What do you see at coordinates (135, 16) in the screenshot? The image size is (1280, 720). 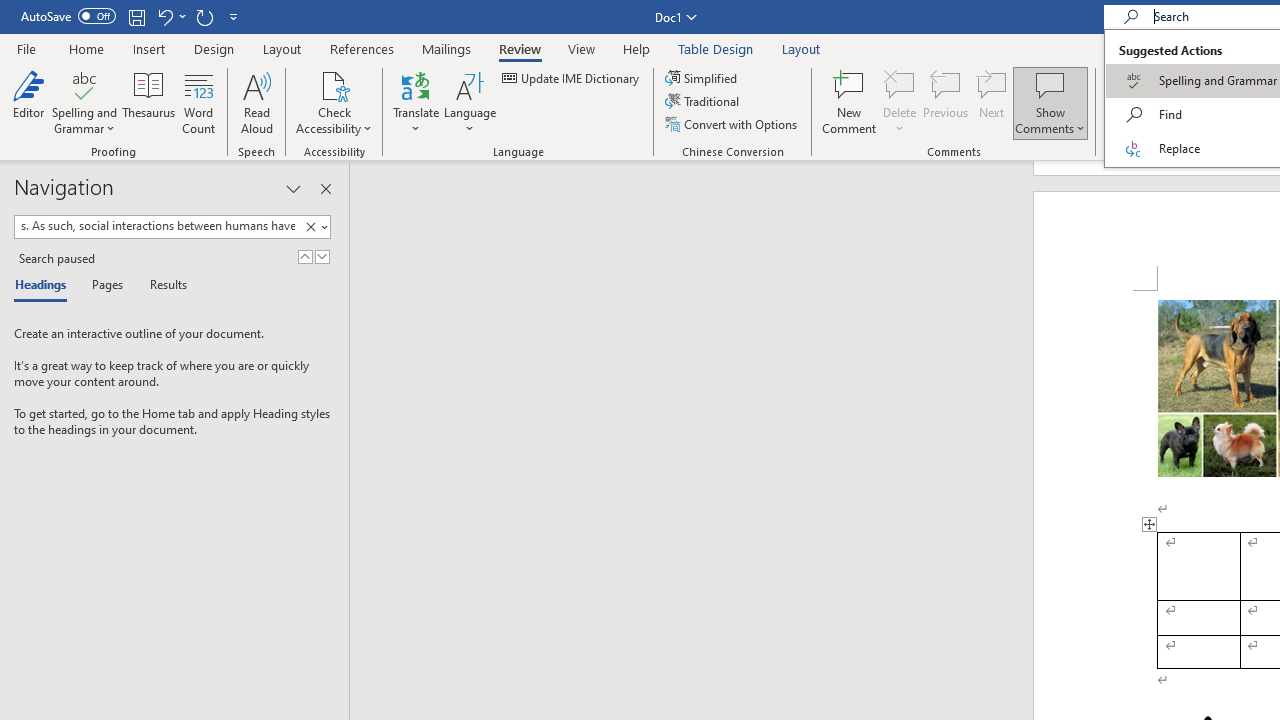 I see `'Save'` at bounding box center [135, 16].